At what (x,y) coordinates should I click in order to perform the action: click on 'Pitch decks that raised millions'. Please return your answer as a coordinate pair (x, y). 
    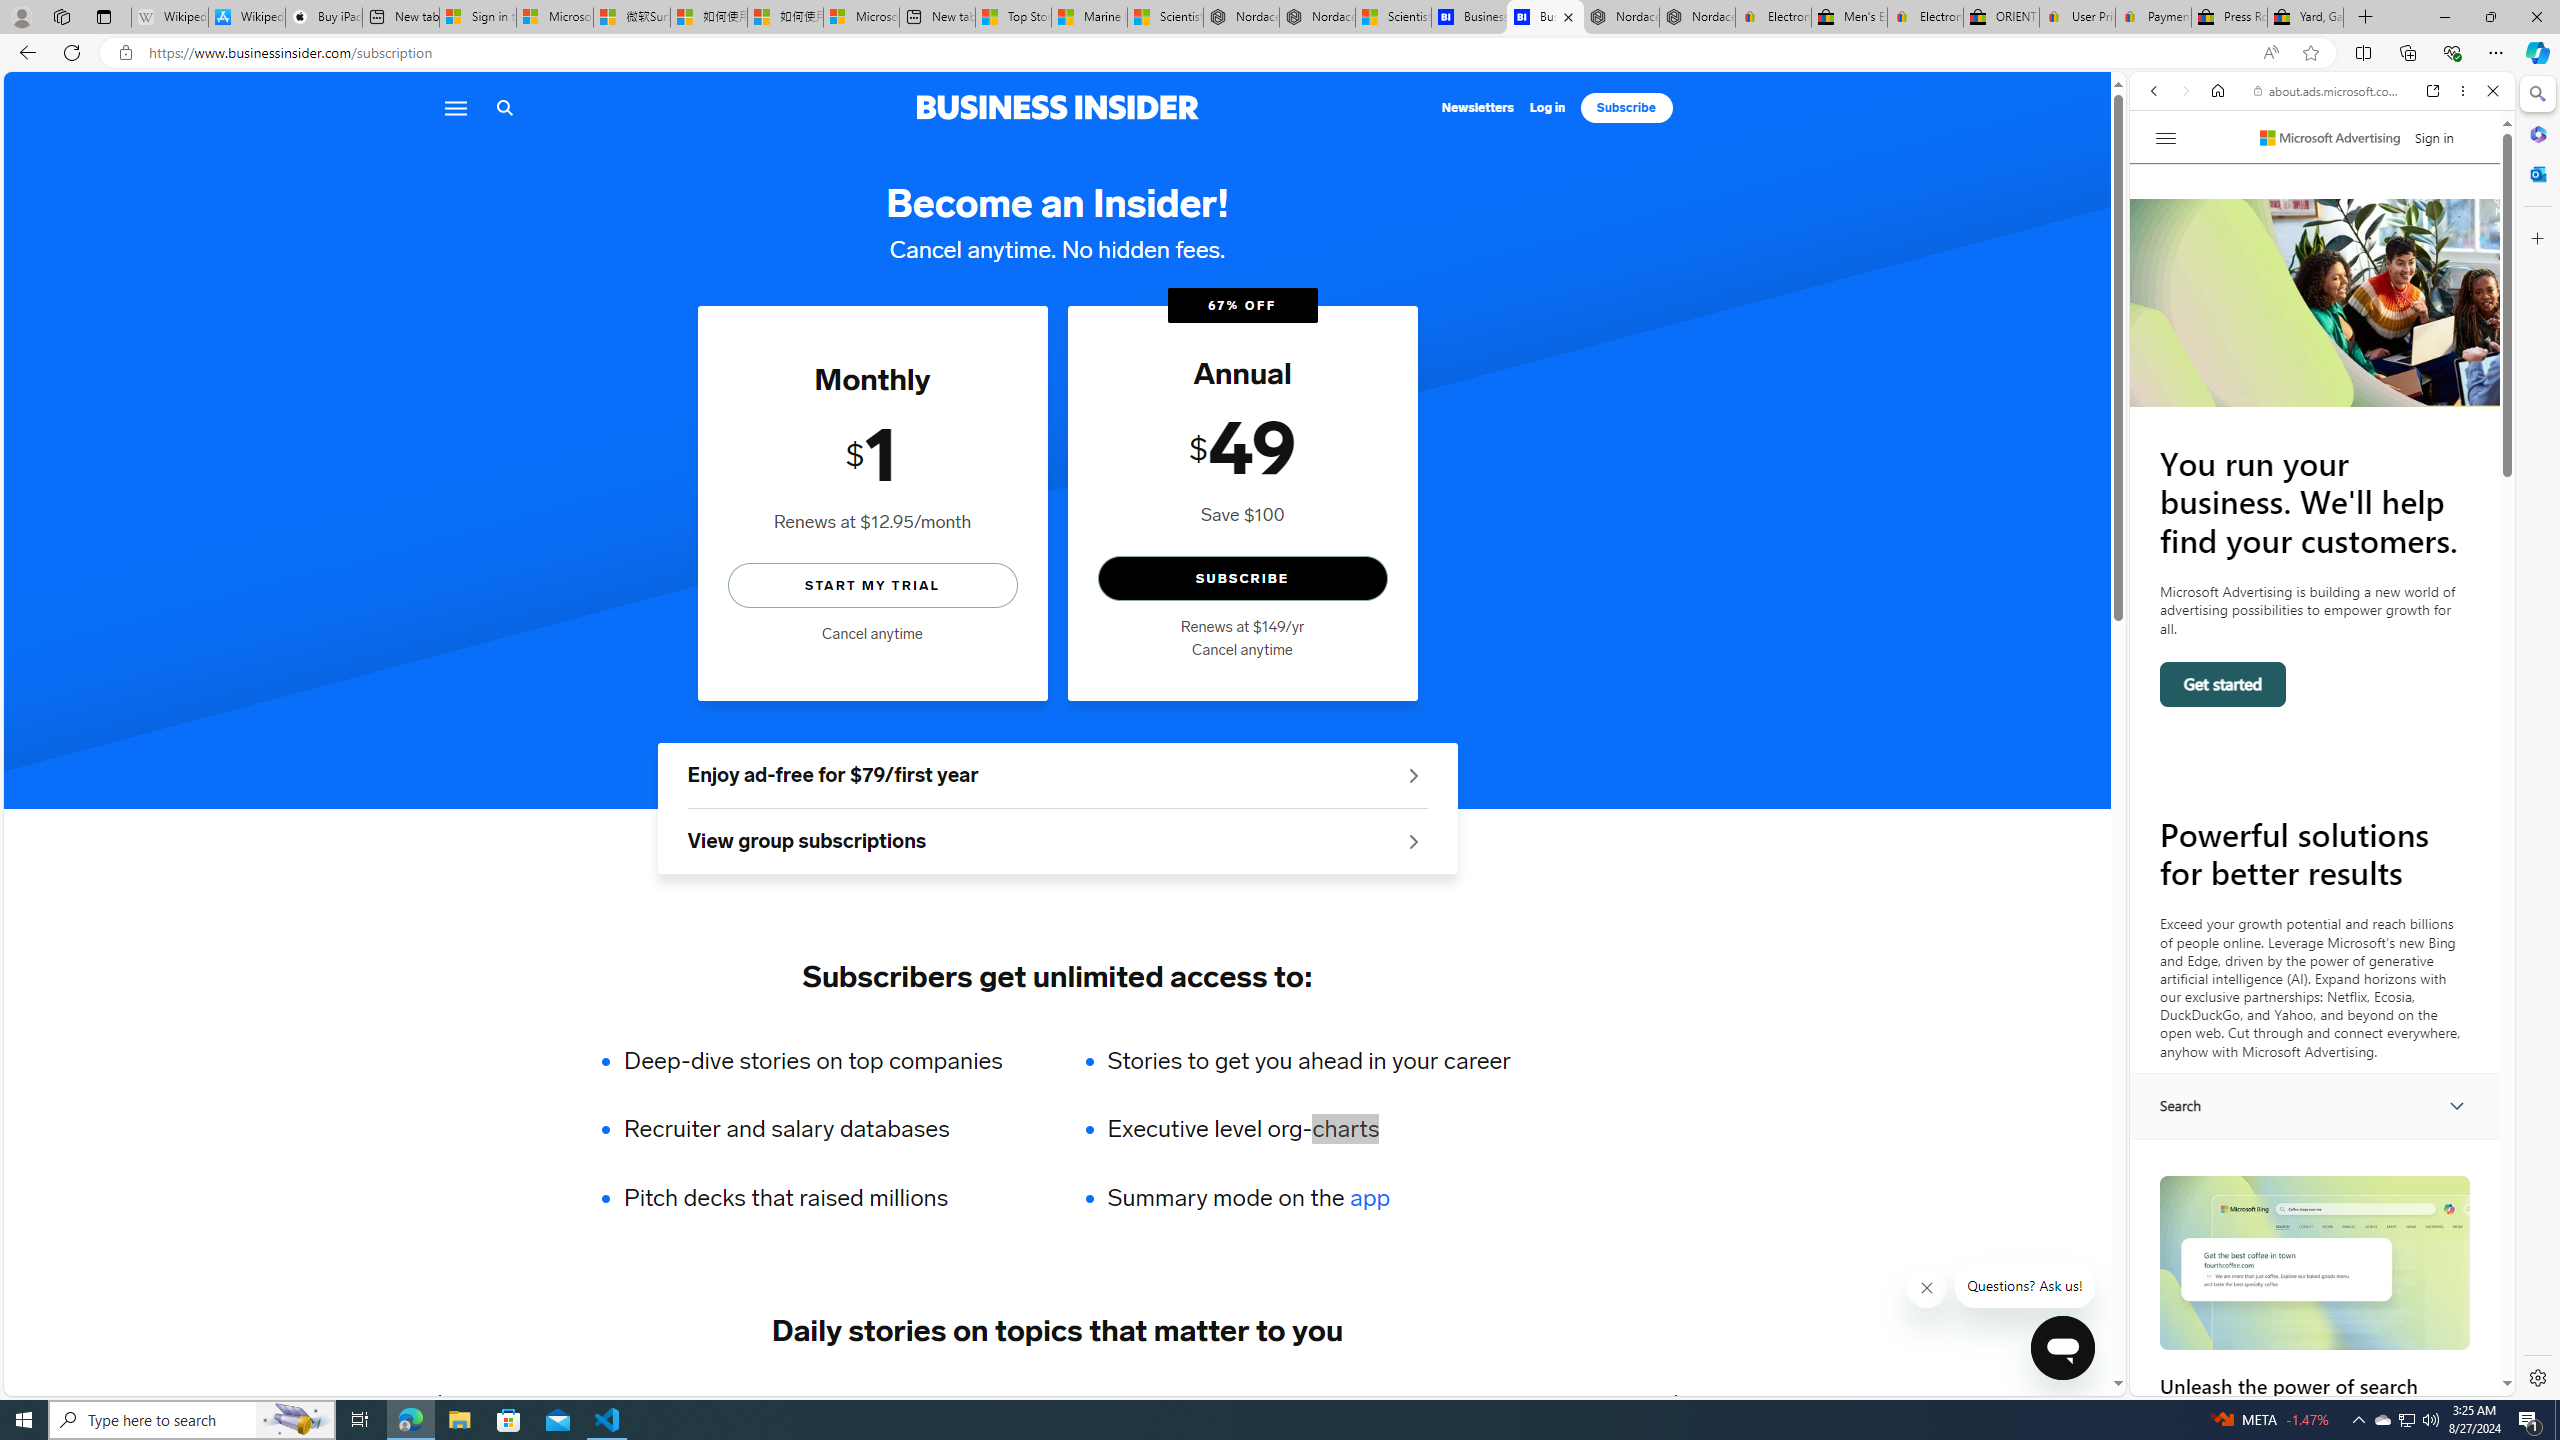
    Looking at the image, I should click on (826, 1198).